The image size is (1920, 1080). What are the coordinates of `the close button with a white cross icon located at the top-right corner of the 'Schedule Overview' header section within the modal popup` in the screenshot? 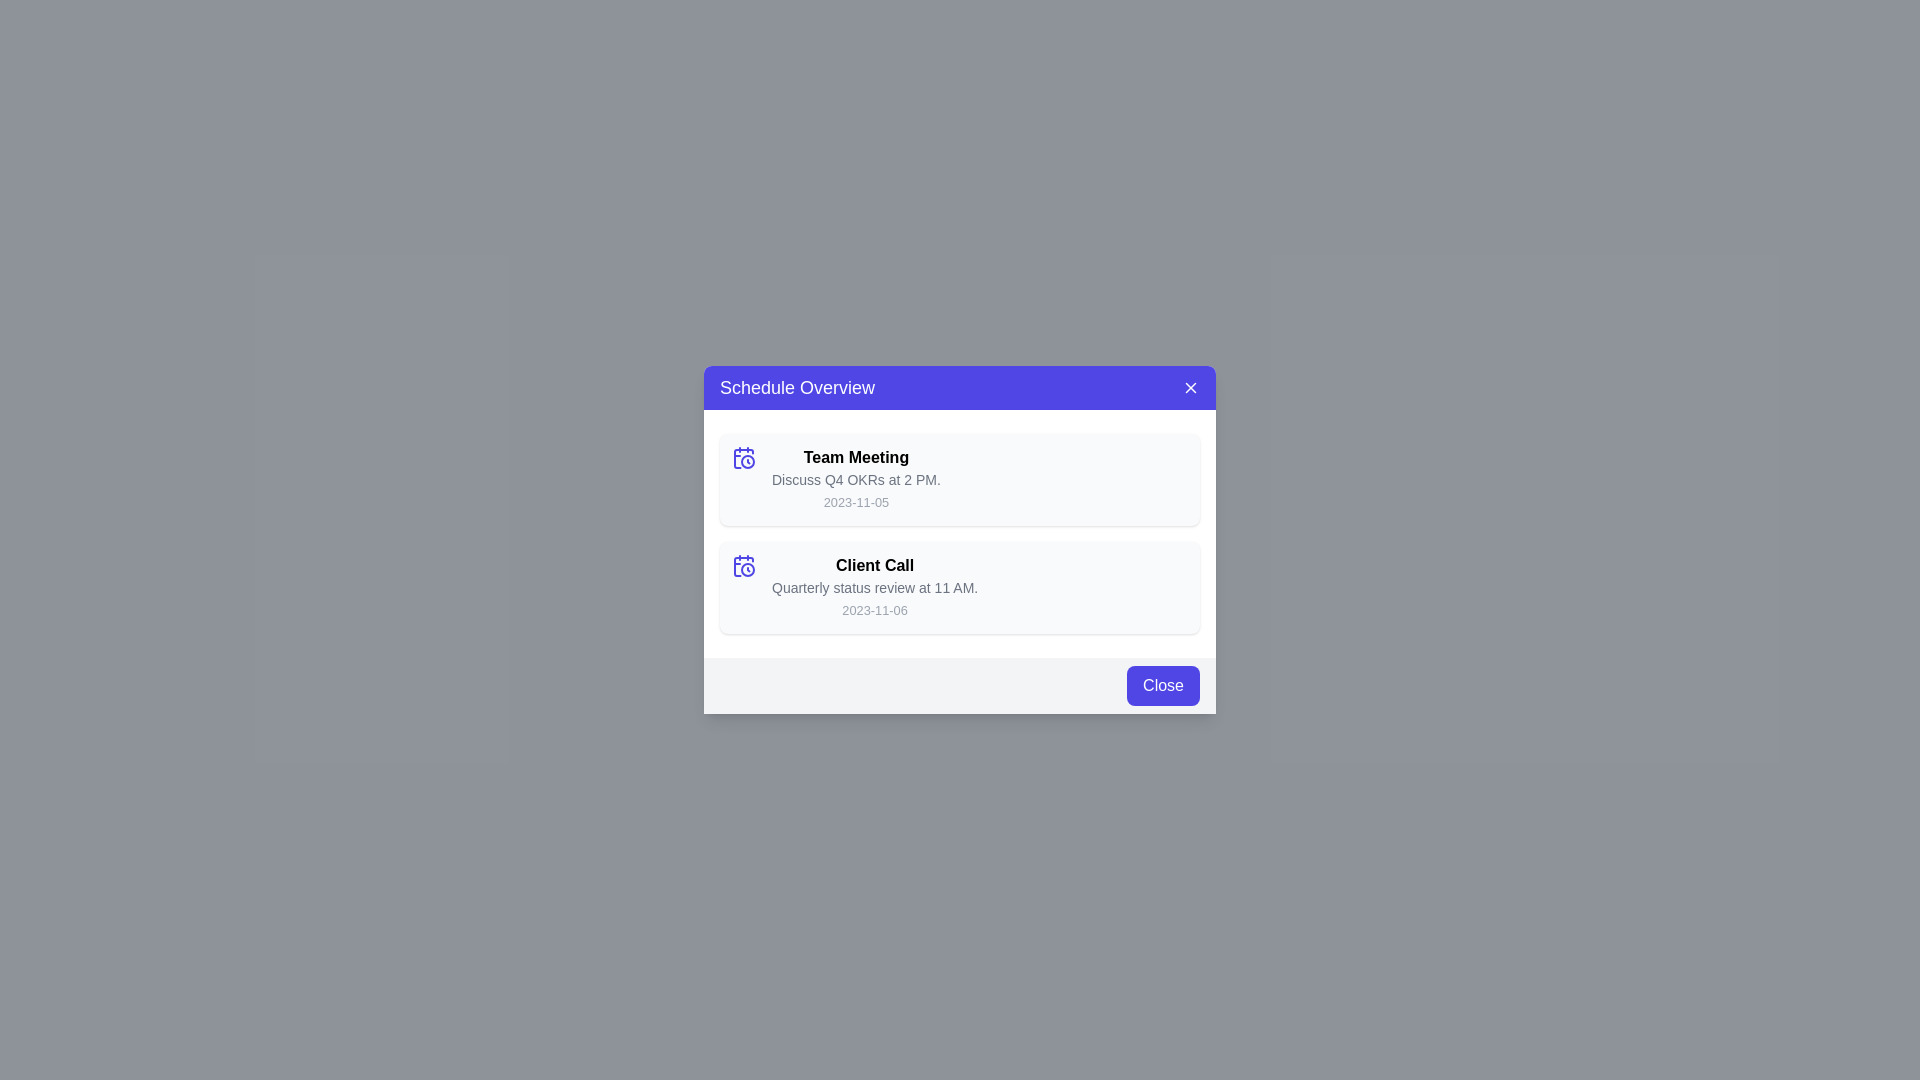 It's located at (1190, 388).